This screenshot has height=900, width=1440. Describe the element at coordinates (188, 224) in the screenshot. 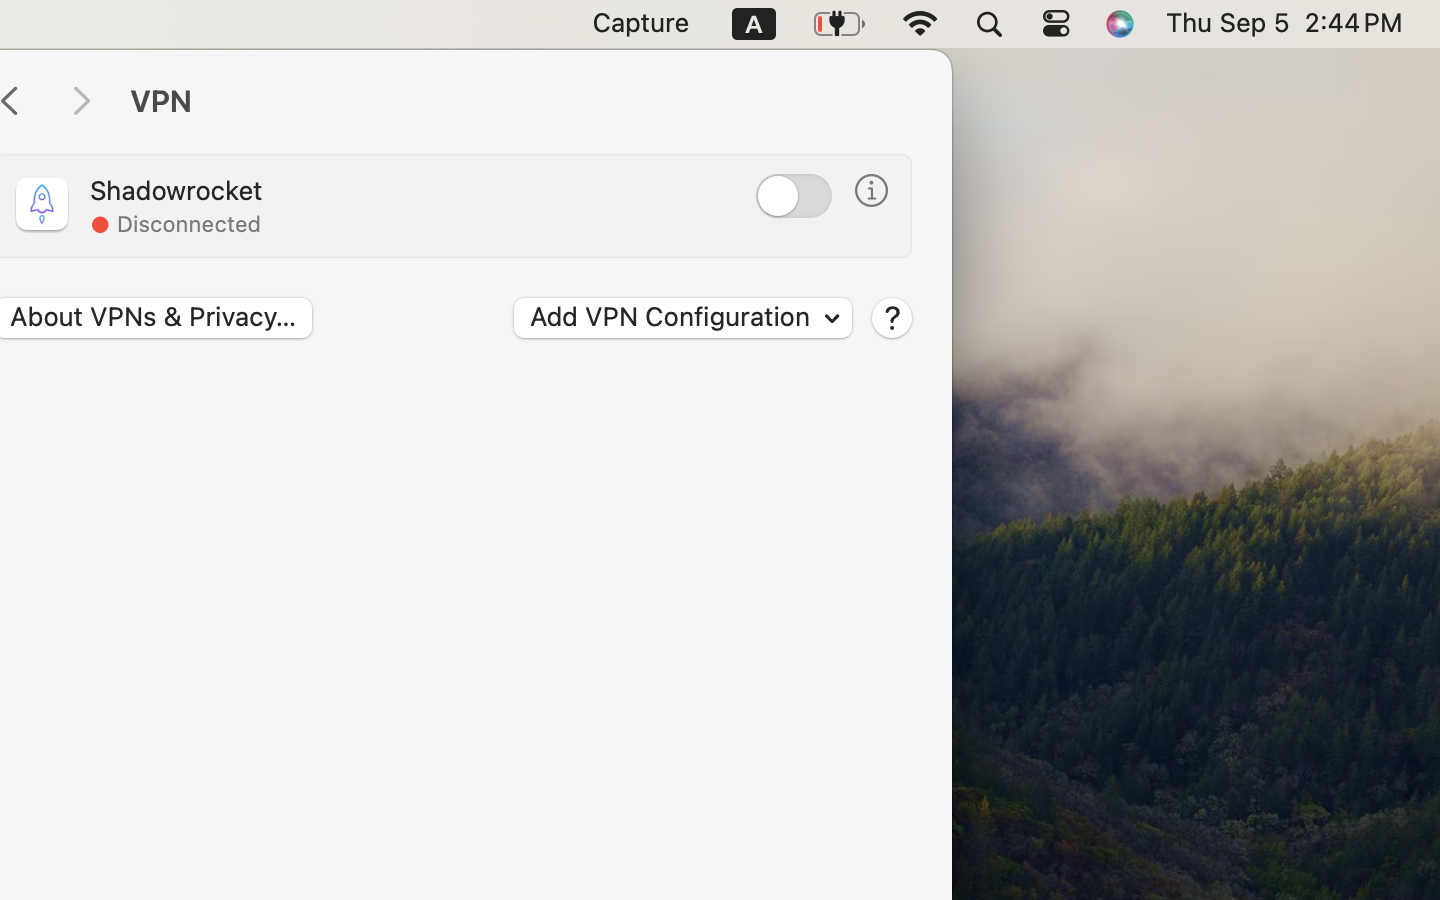

I see `'Disconnected'` at that location.